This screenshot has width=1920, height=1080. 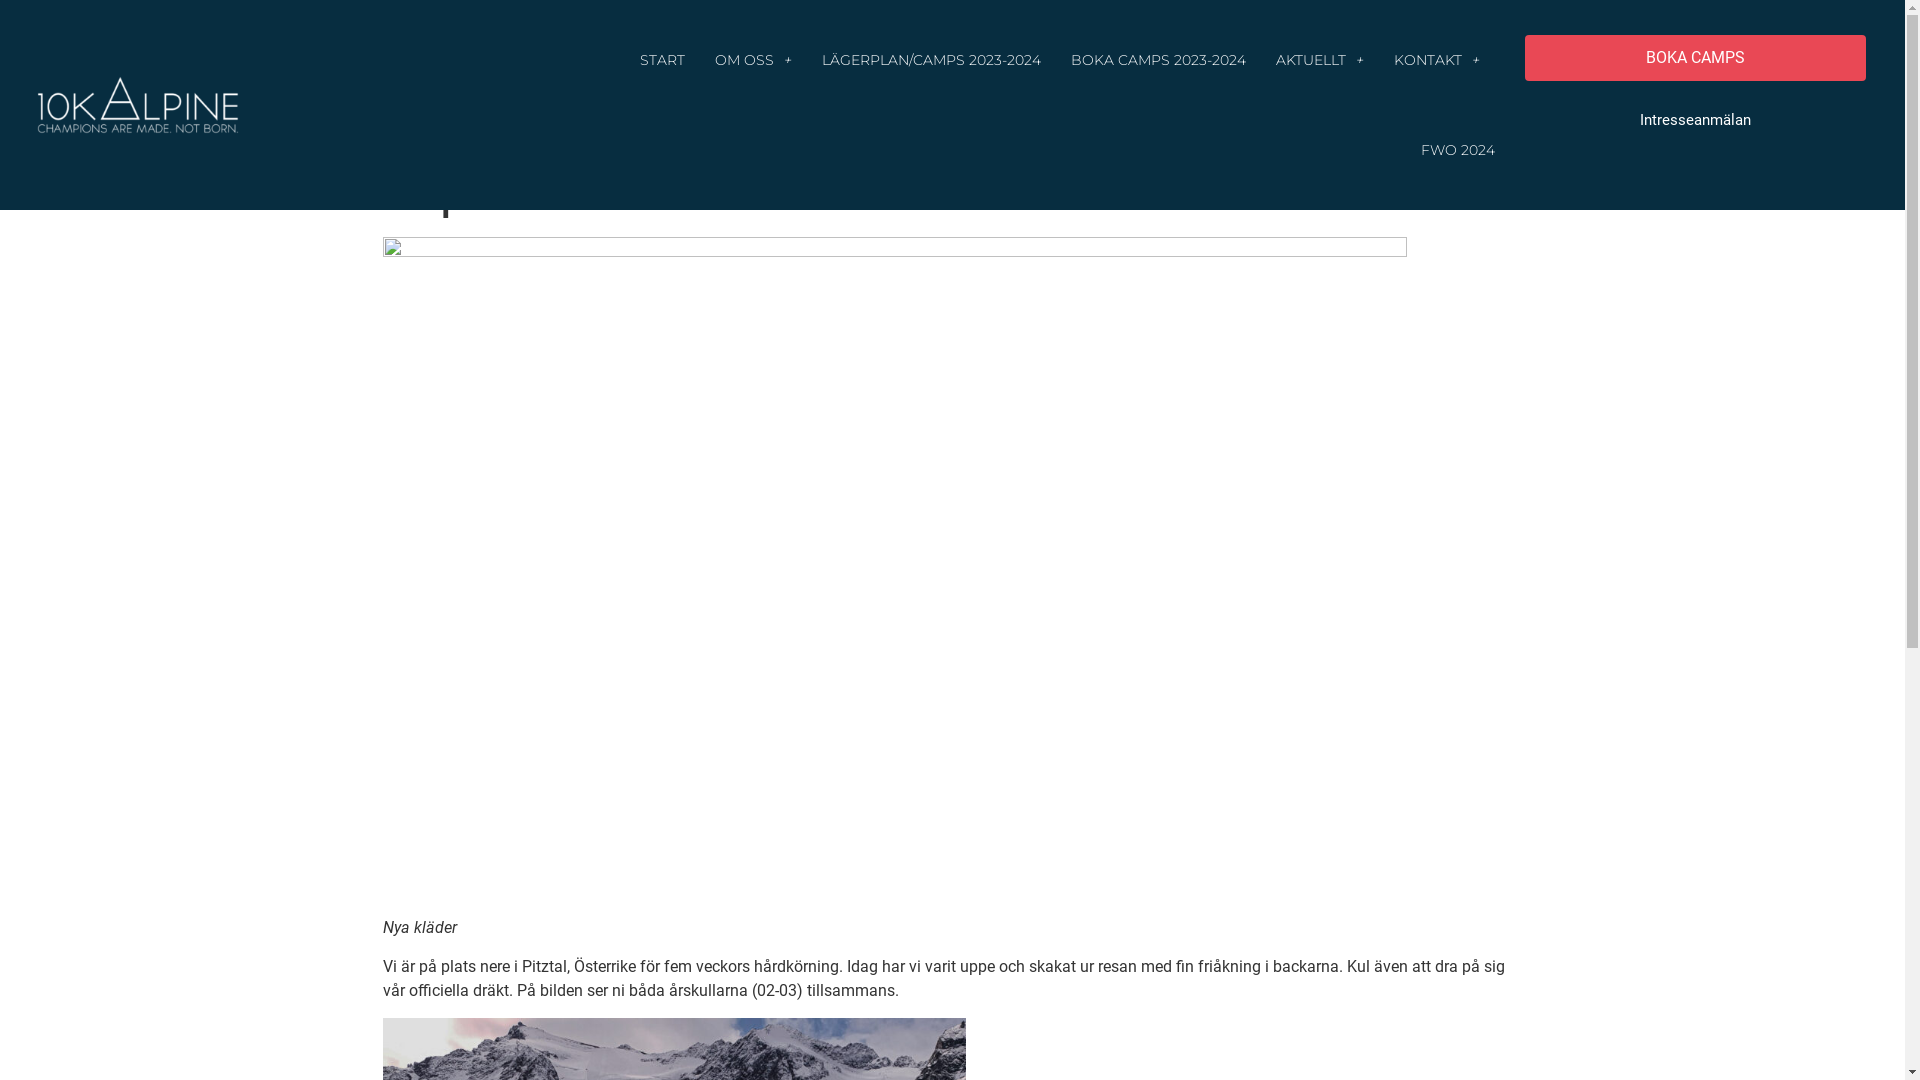 I want to click on 'OM OSS', so click(x=752, y=59).